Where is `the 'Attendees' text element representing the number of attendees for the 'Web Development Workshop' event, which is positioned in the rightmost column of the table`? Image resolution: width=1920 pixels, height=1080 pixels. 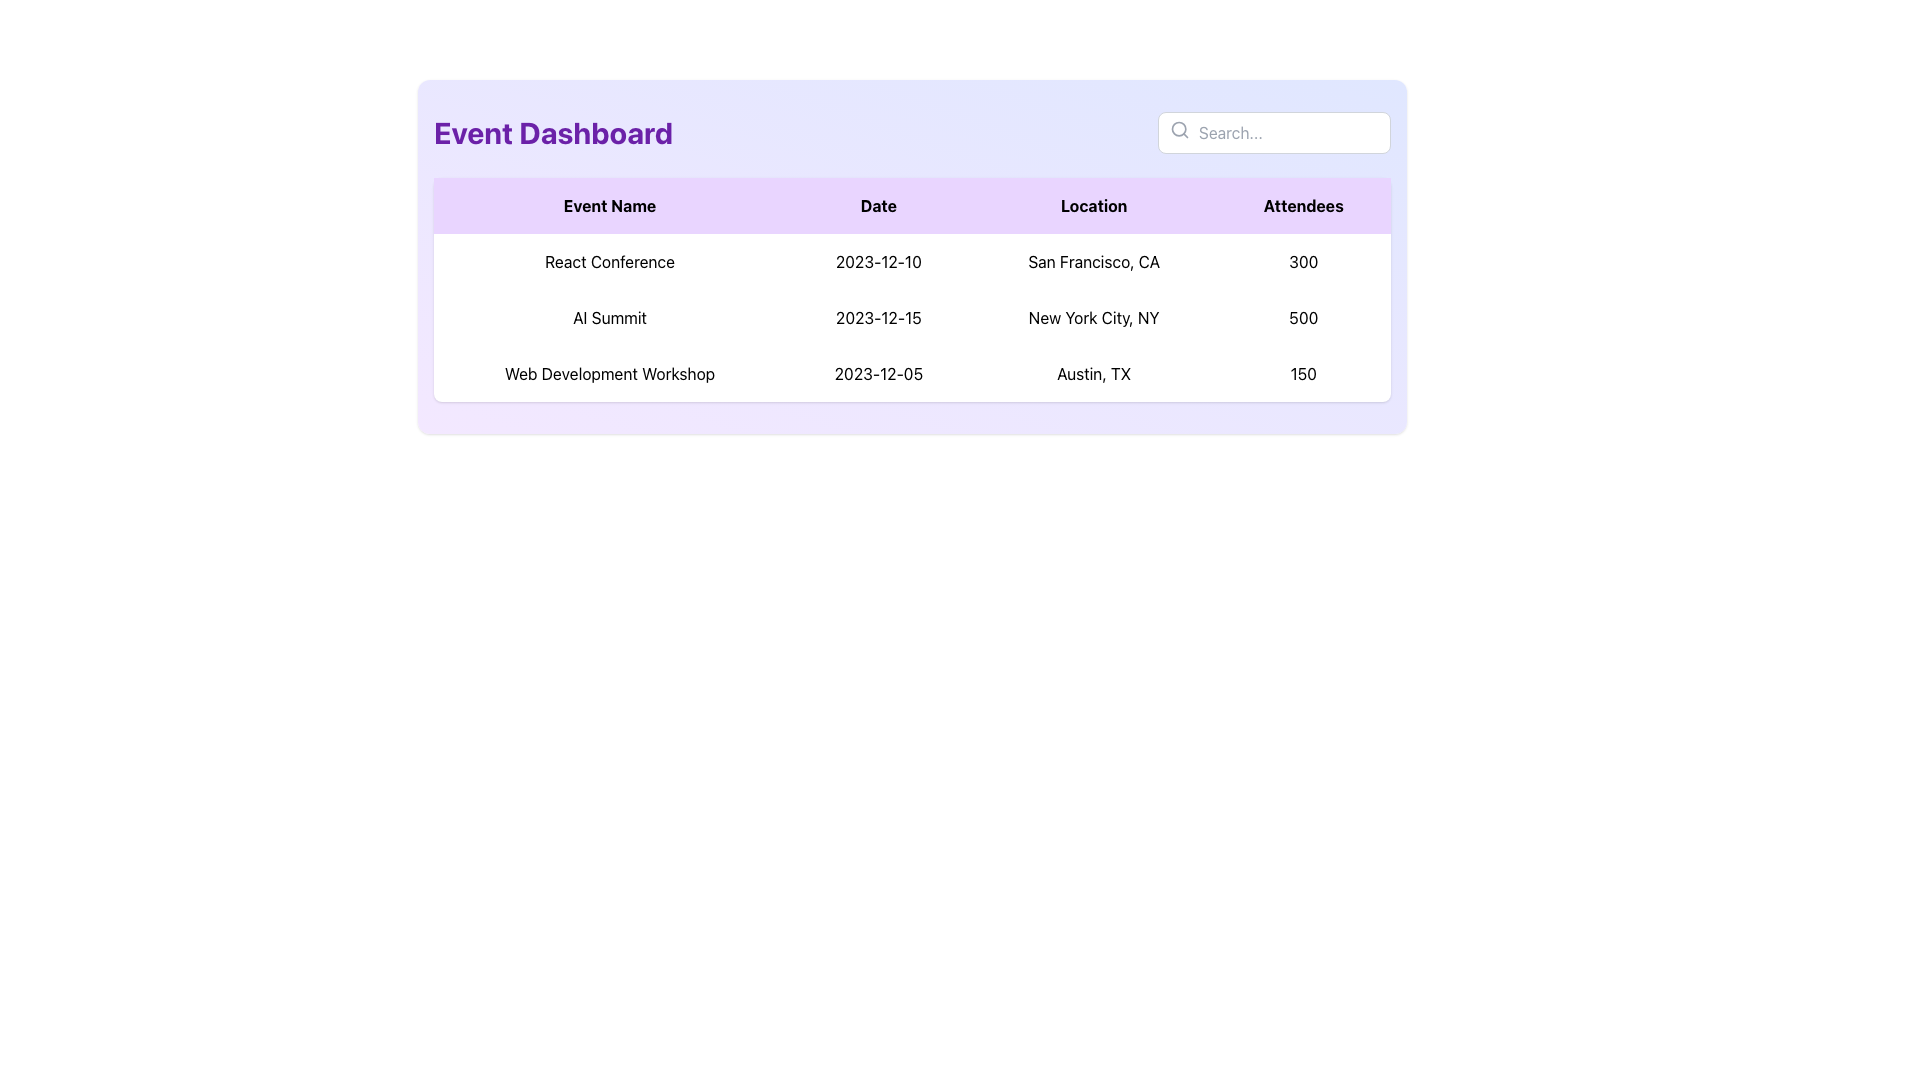 the 'Attendees' text element representing the number of attendees for the 'Web Development Workshop' event, which is positioned in the rightmost column of the table is located at coordinates (1303, 374).